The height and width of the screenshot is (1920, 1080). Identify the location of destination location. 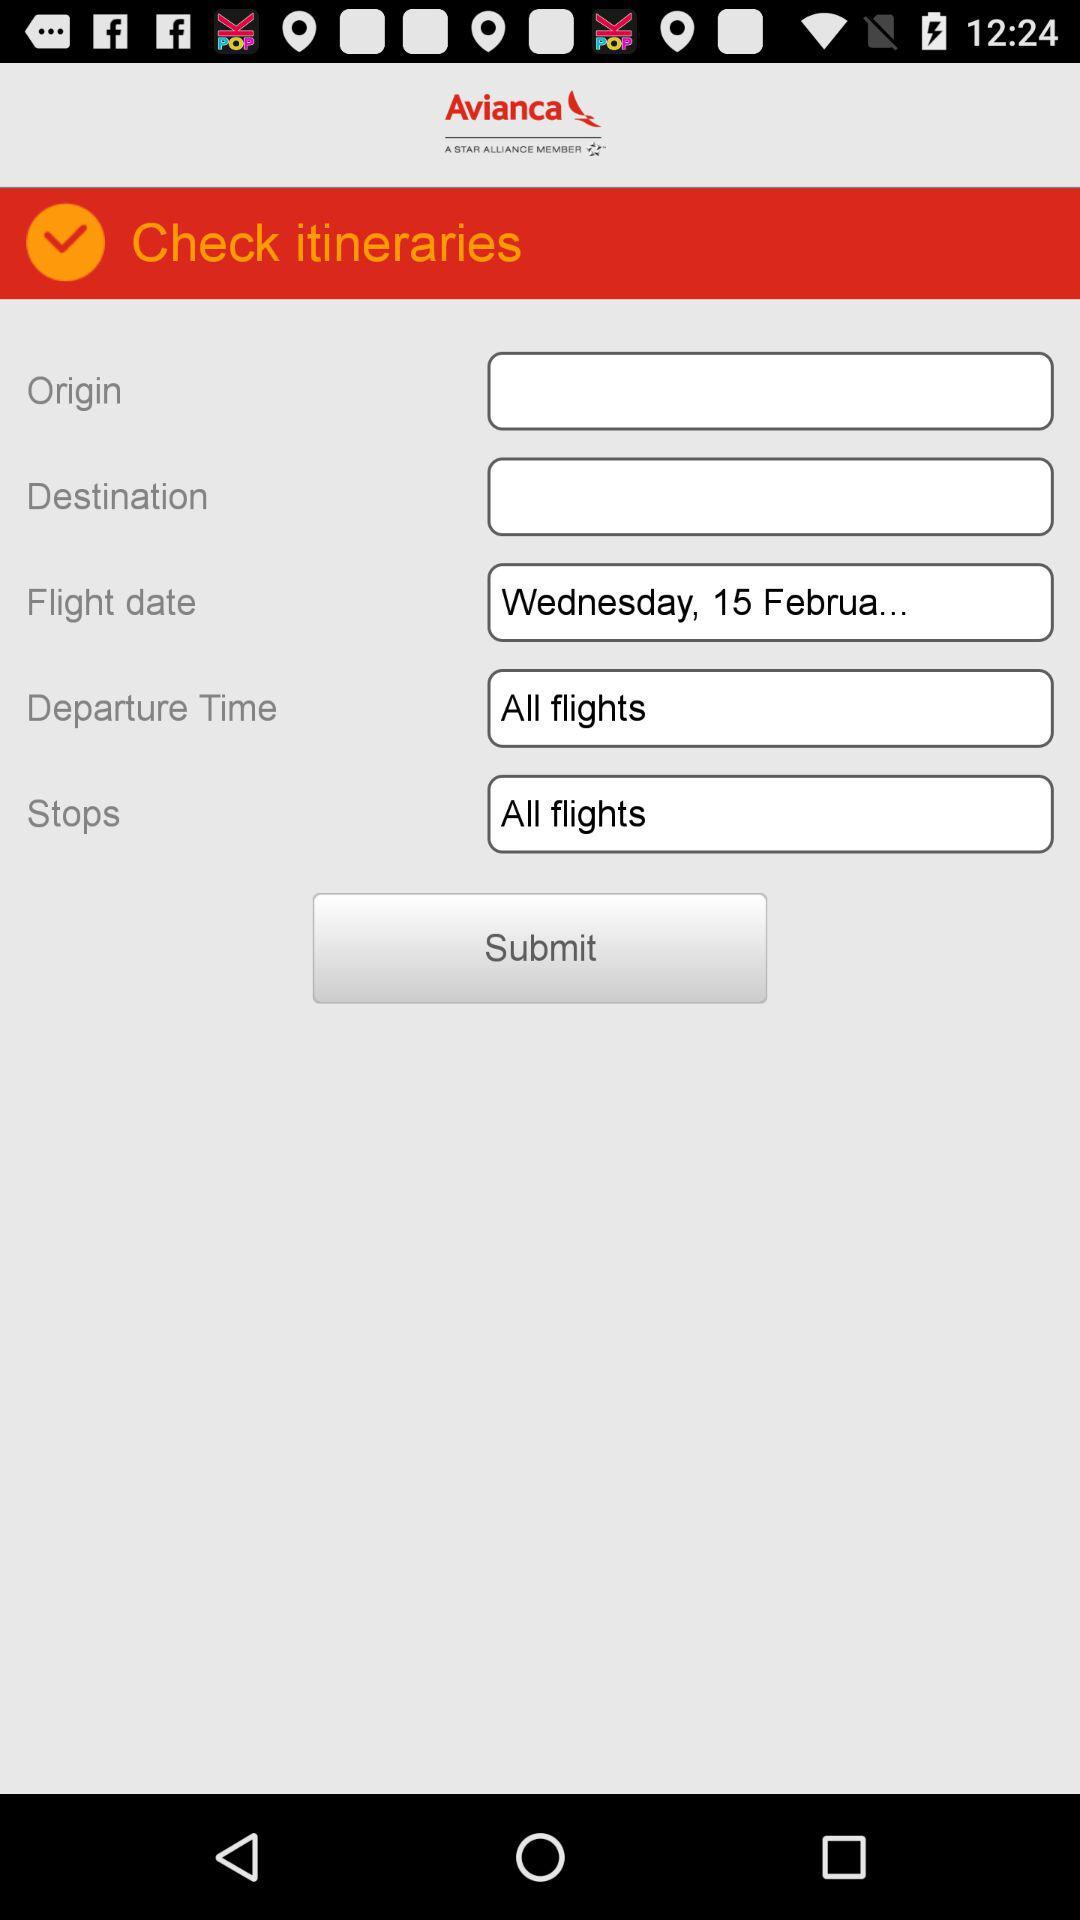
(769, 496).